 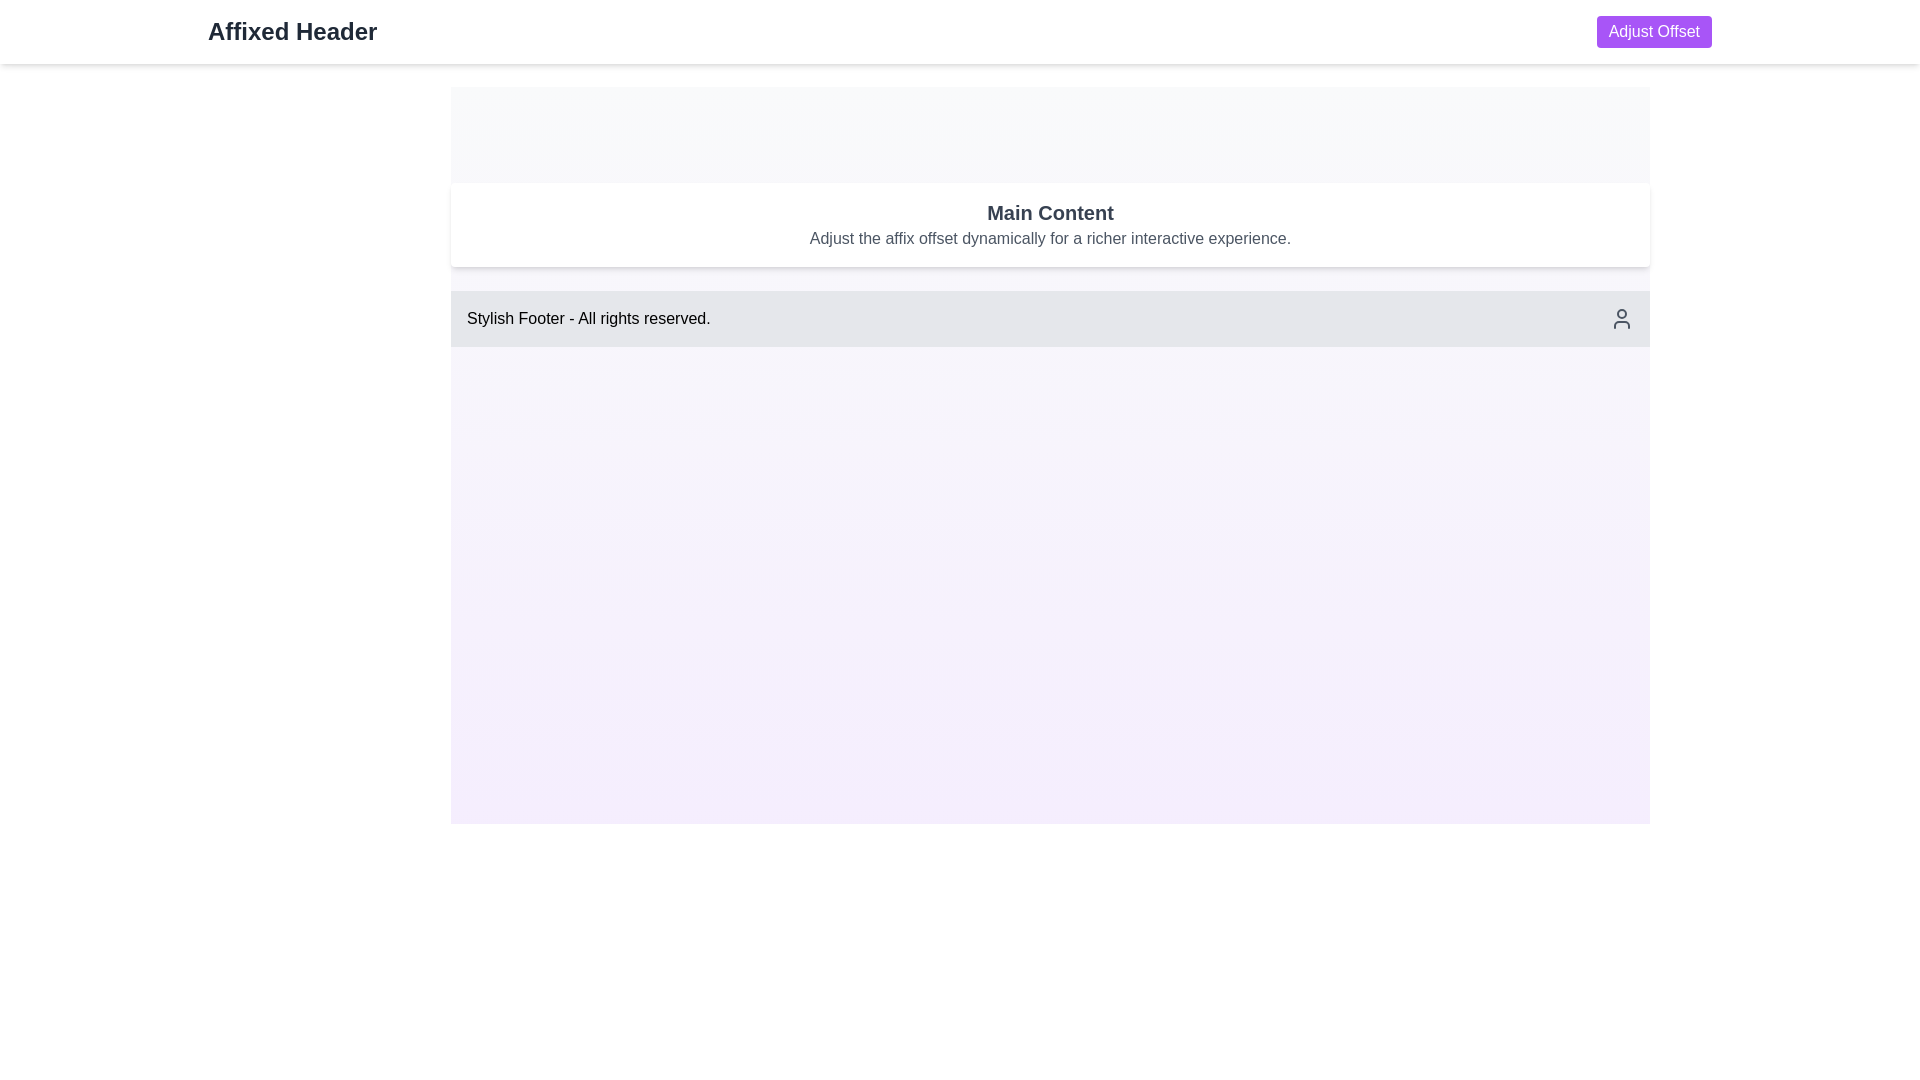 I want to click on the text element displaying 'Main Content' that is styled in a large bold gray font, located below the 'Affixed Header', so click(x=1049, y=212).